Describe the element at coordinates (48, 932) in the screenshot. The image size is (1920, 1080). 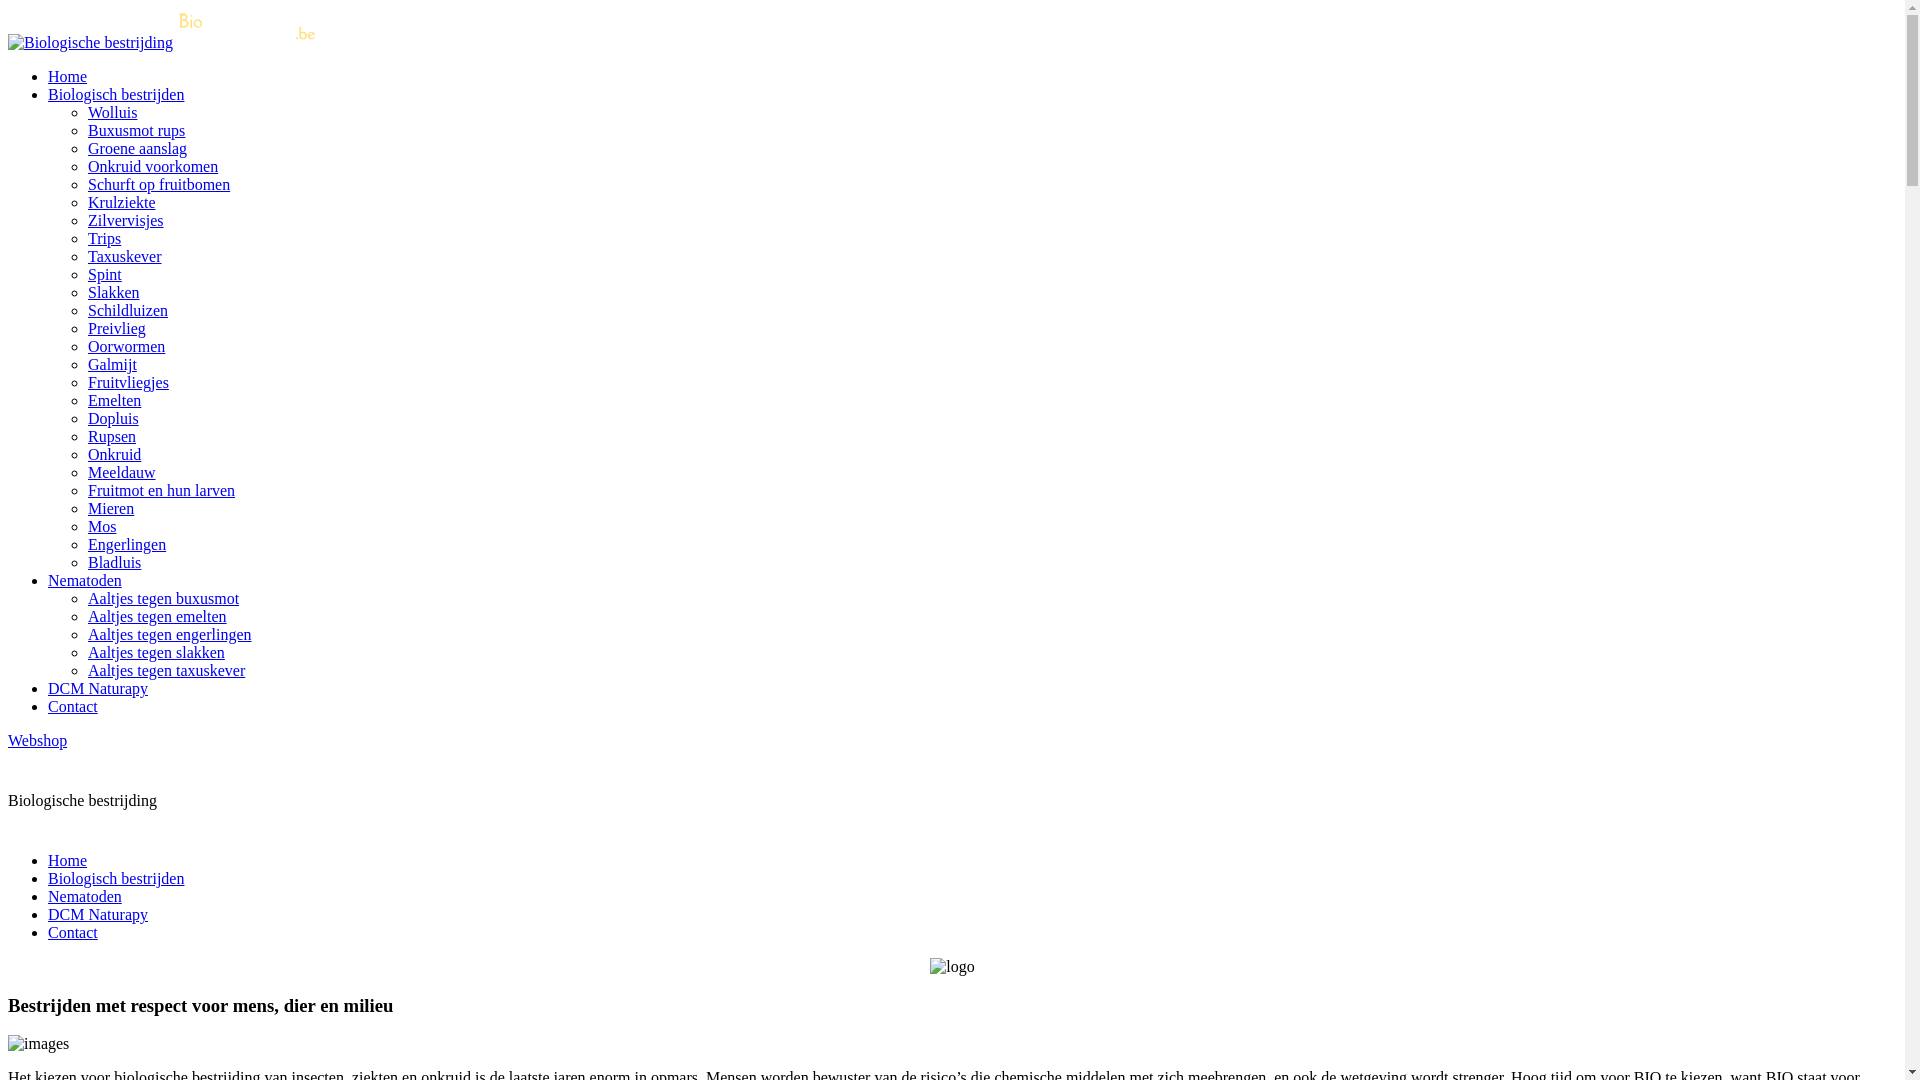
I see `'Contact'` at that location.